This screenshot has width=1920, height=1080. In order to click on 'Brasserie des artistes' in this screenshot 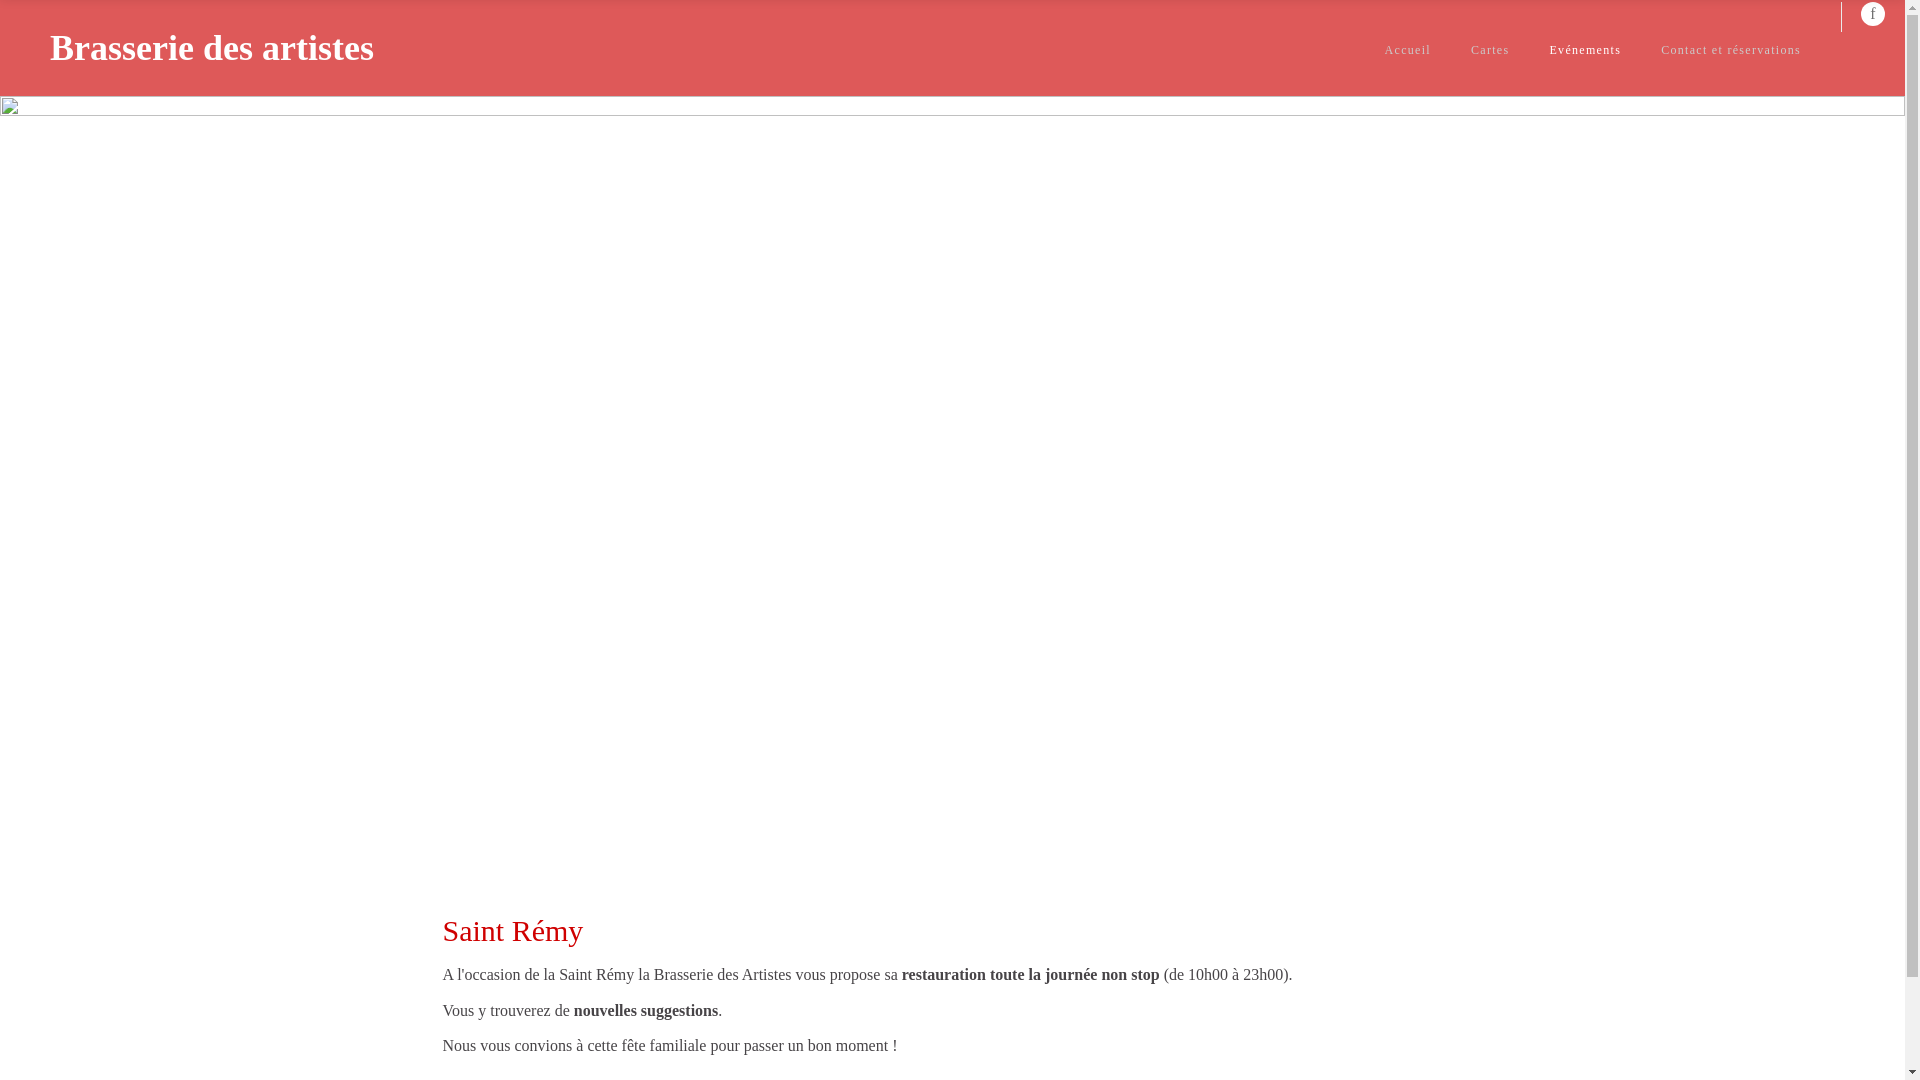, I will do `click(211, 46)`.